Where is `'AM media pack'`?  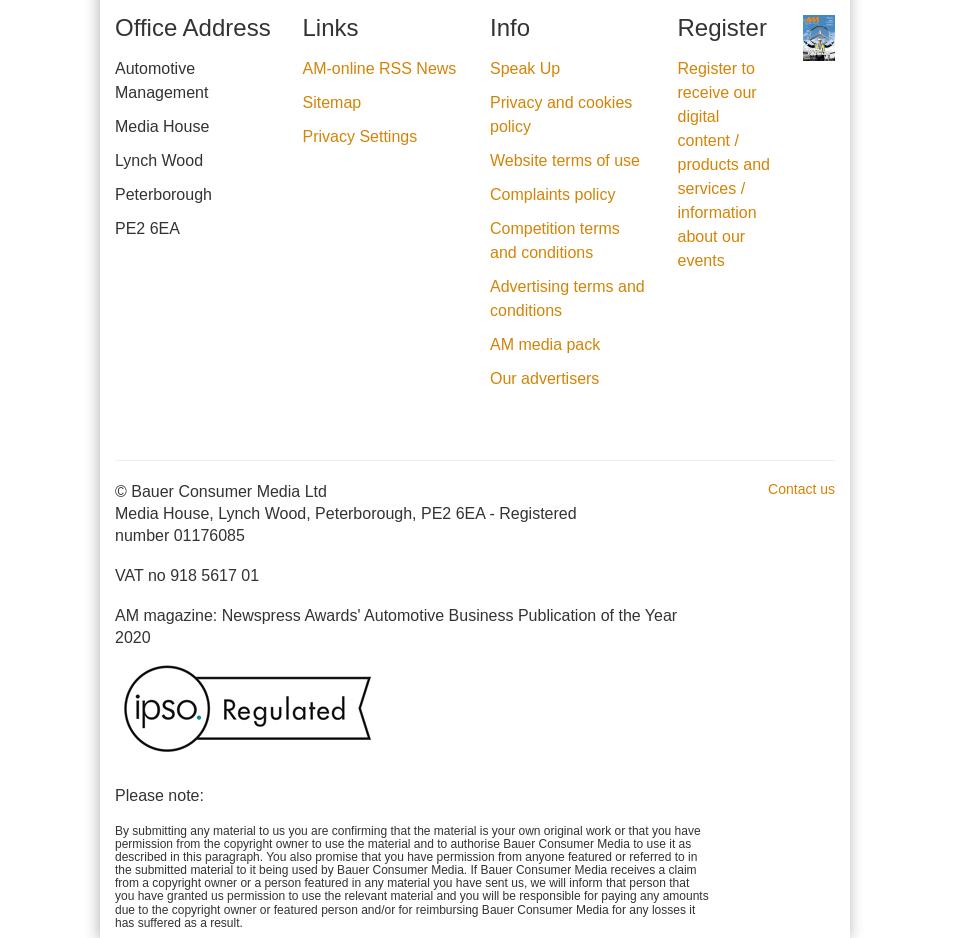
'AM media pack' is located at coordinates (544, 343).